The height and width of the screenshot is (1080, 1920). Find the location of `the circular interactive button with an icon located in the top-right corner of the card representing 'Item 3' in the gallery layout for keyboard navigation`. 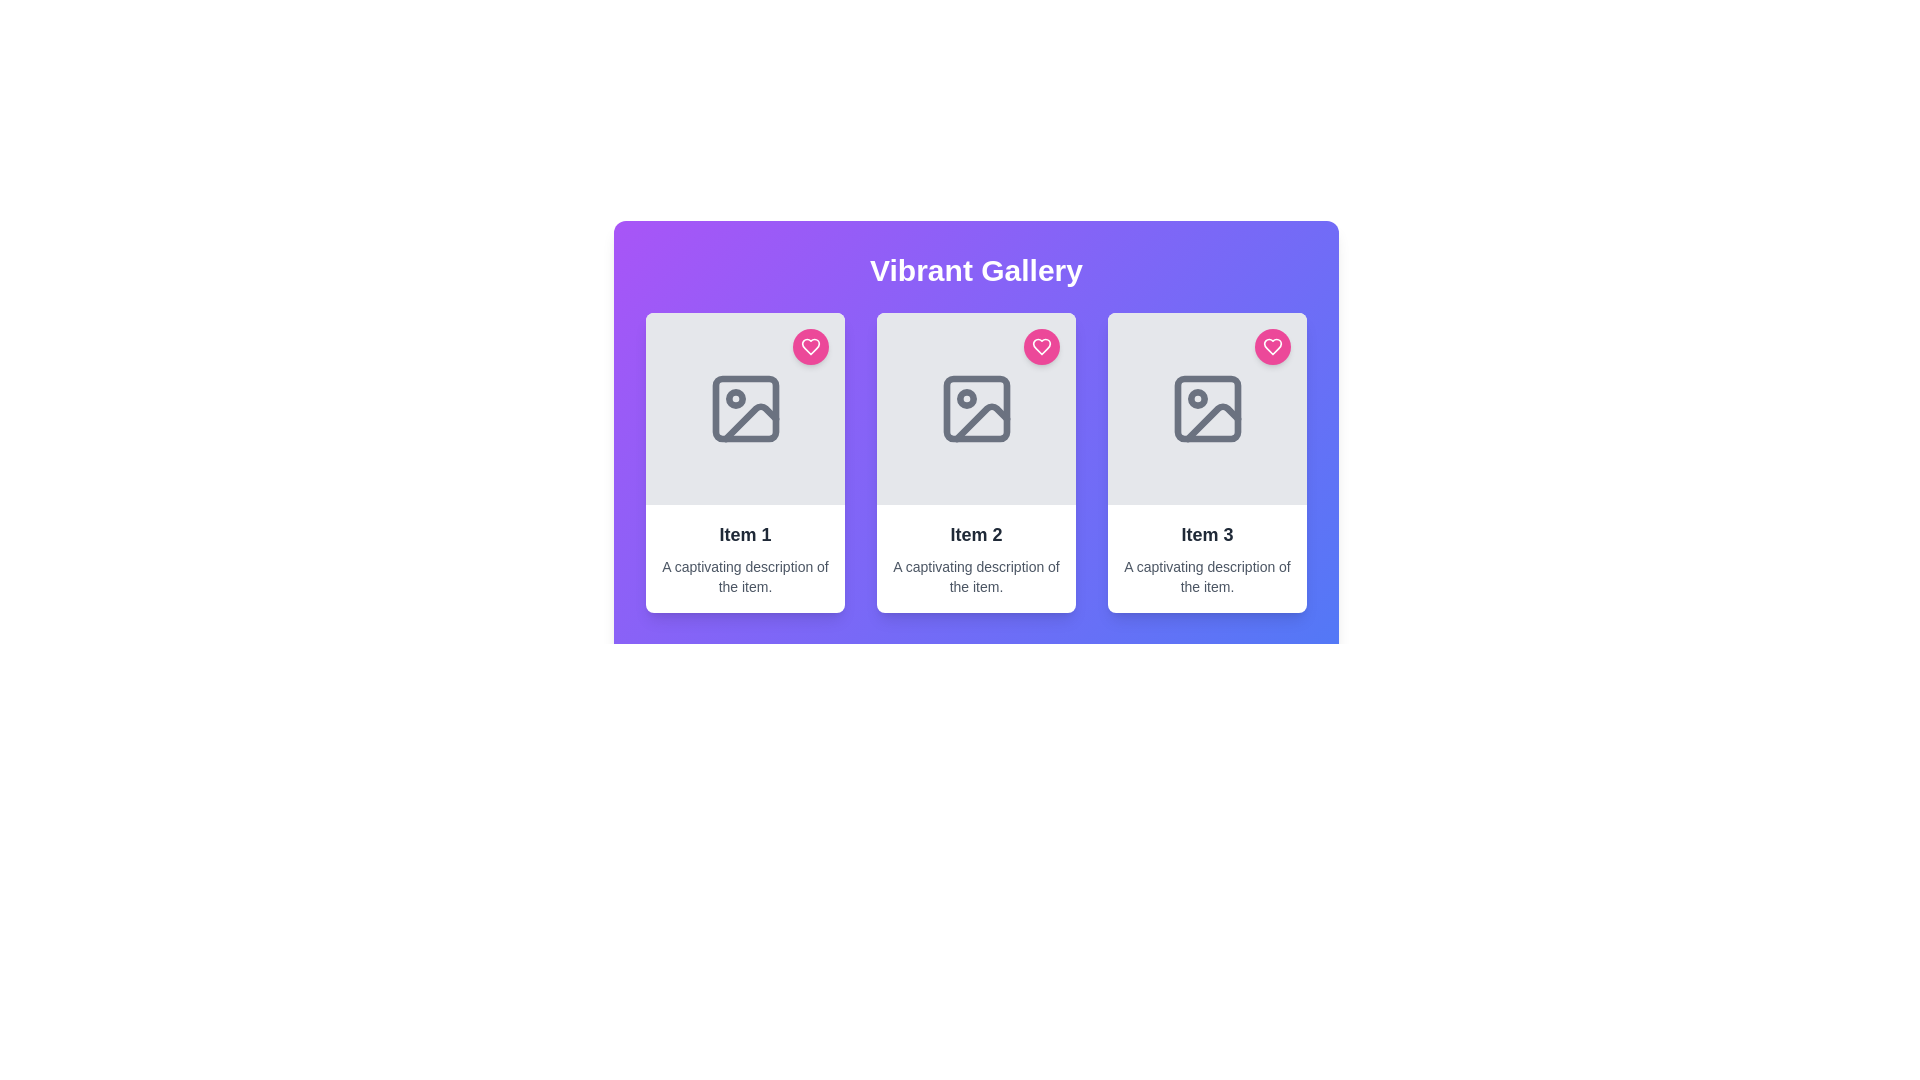

the circular interactive button with an icon located in the top-right corner of the card representing 'Item 3' in the gallery layout for keyboard navigation is located at coordinates (1271, 346).